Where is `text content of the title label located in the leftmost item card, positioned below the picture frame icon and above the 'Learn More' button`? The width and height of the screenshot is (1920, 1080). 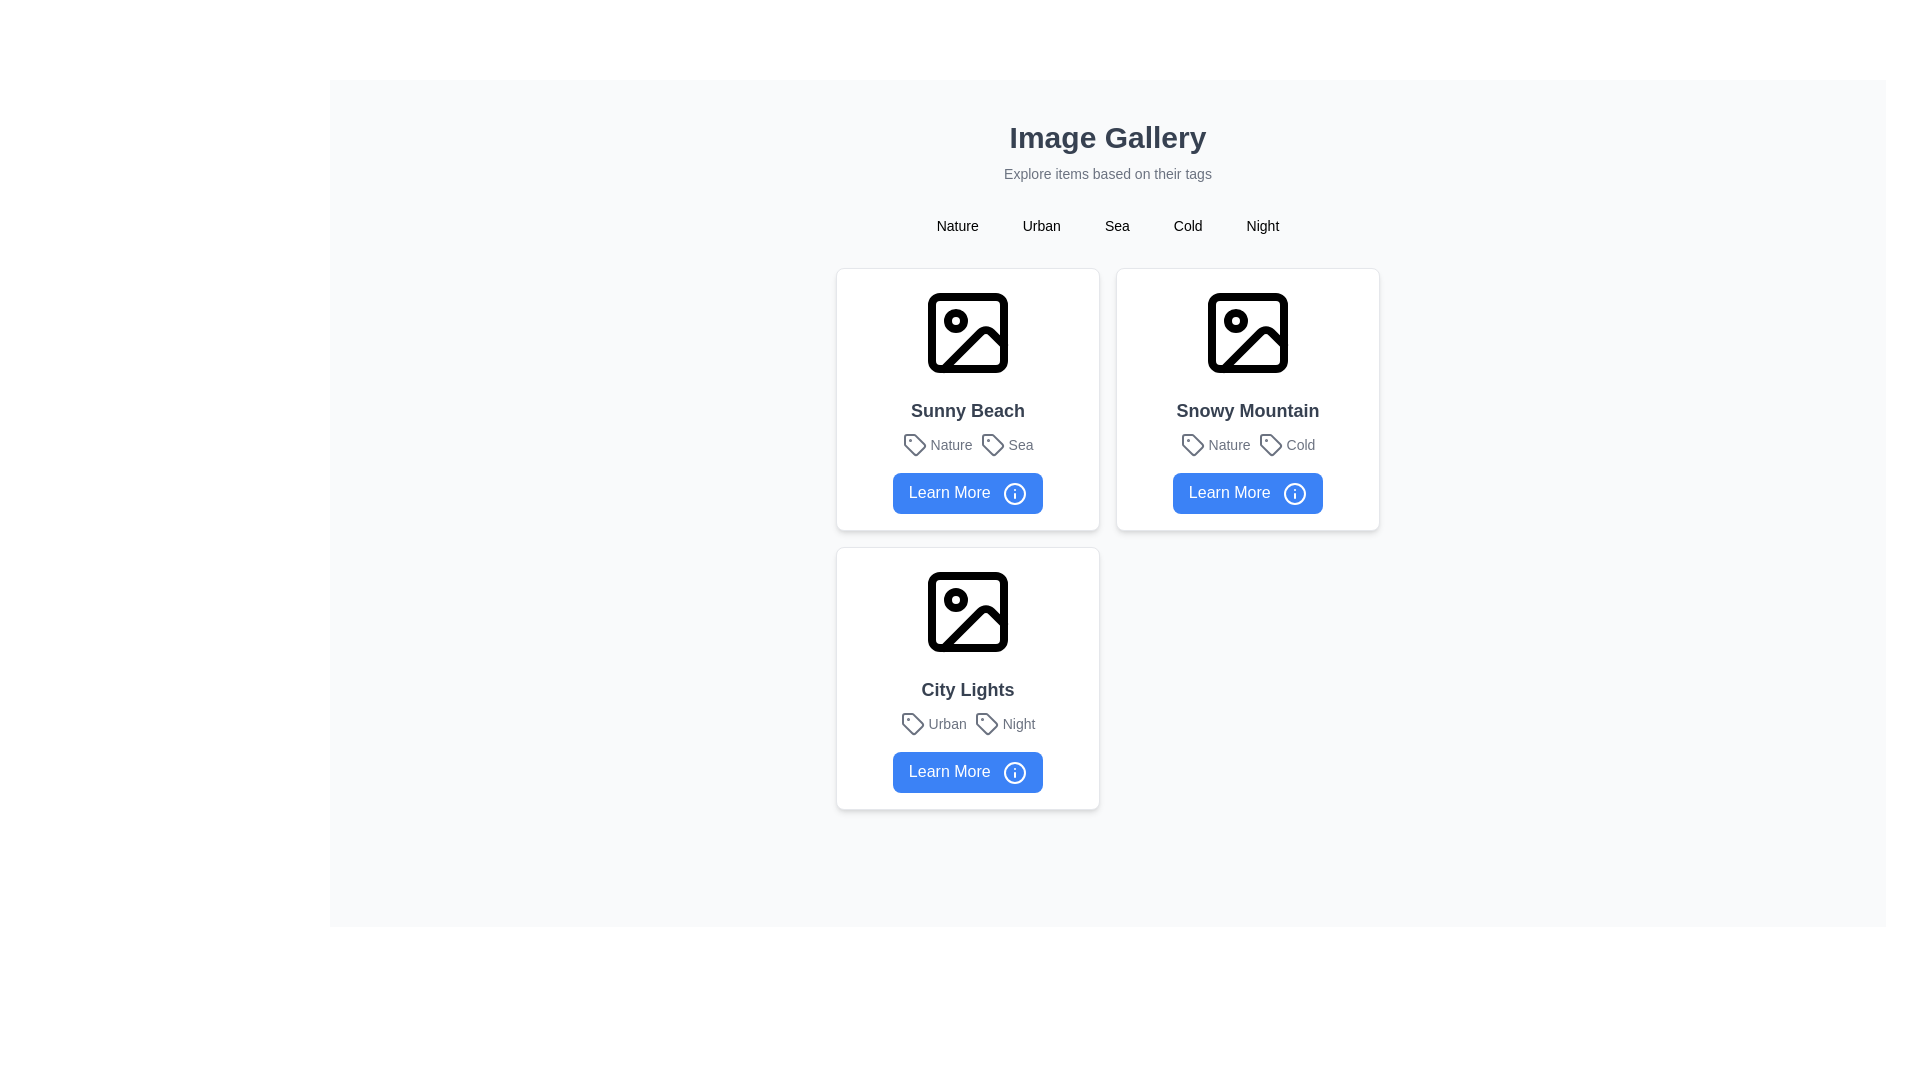
text content of the title label located in the leftmost item card, positioned below the picture frame icon and above the 'Learn More' button is located at coordinates (968, 410).